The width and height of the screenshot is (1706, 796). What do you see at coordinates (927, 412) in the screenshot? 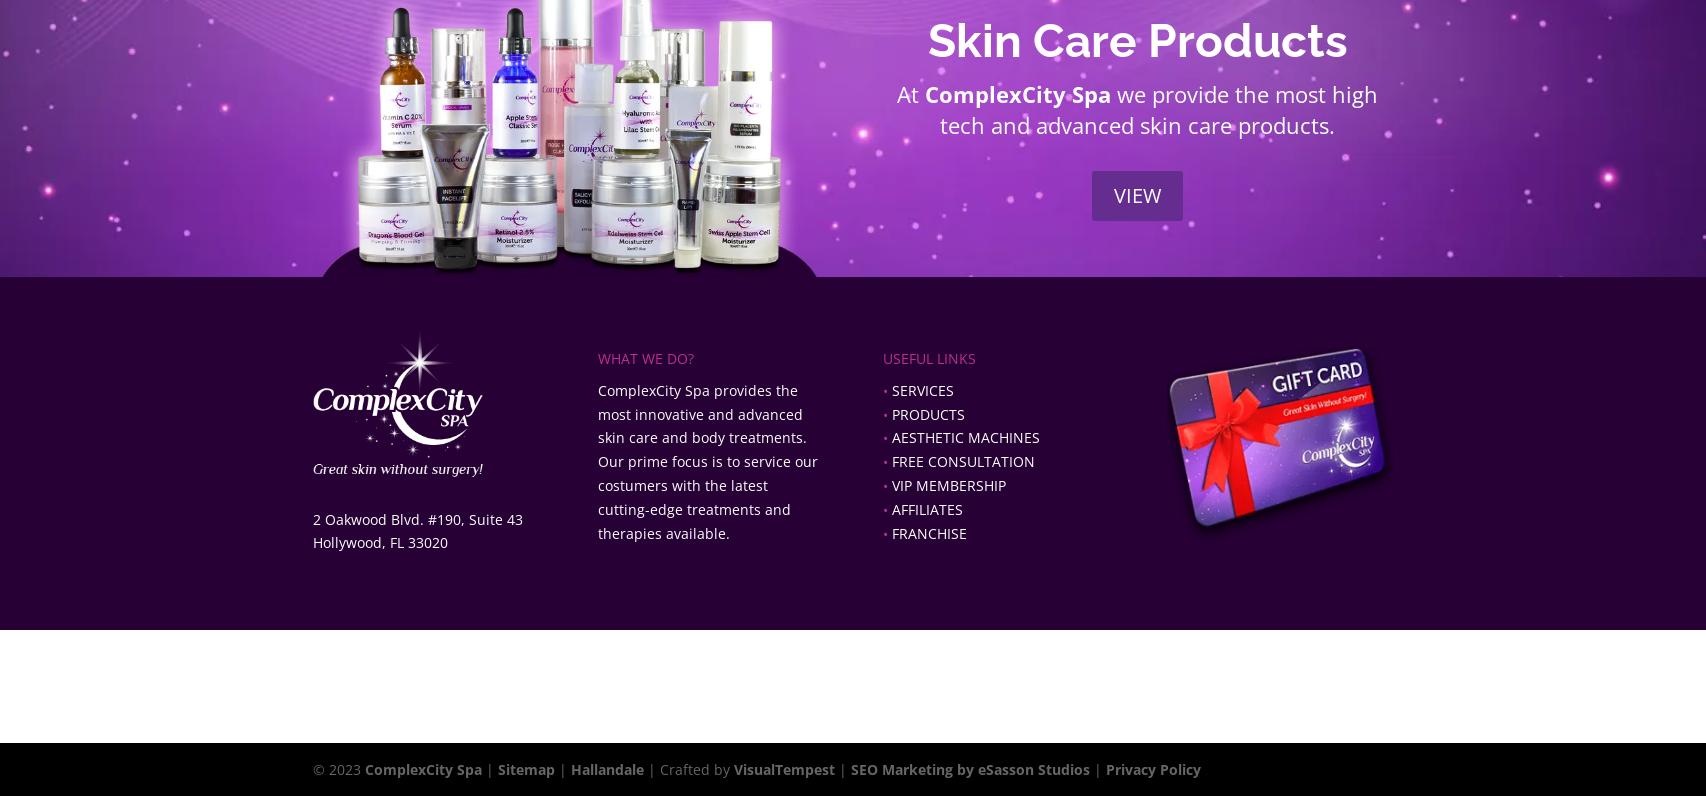
I see `'PRODUCTS'` at bounding box center [927, 412].